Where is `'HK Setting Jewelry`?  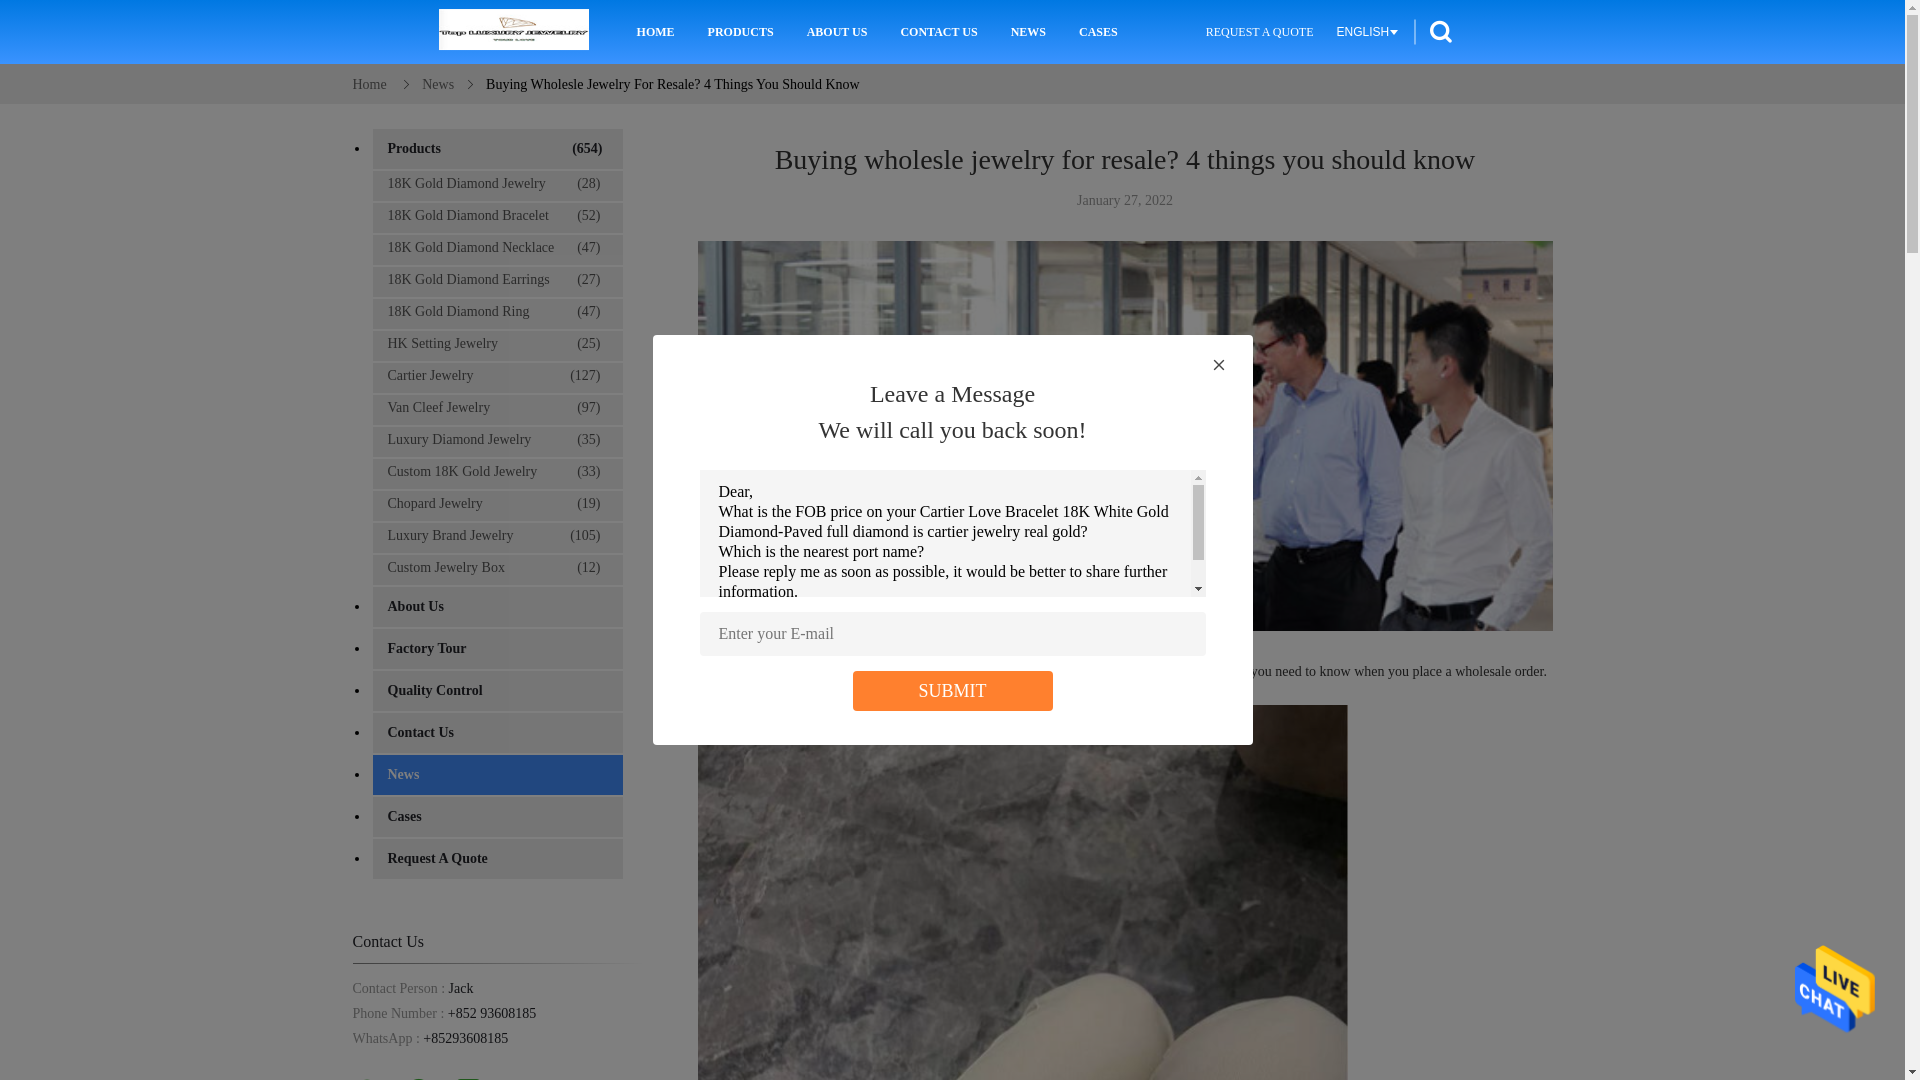
'HK Setting Jewelry is located at coordinates (372, 342).